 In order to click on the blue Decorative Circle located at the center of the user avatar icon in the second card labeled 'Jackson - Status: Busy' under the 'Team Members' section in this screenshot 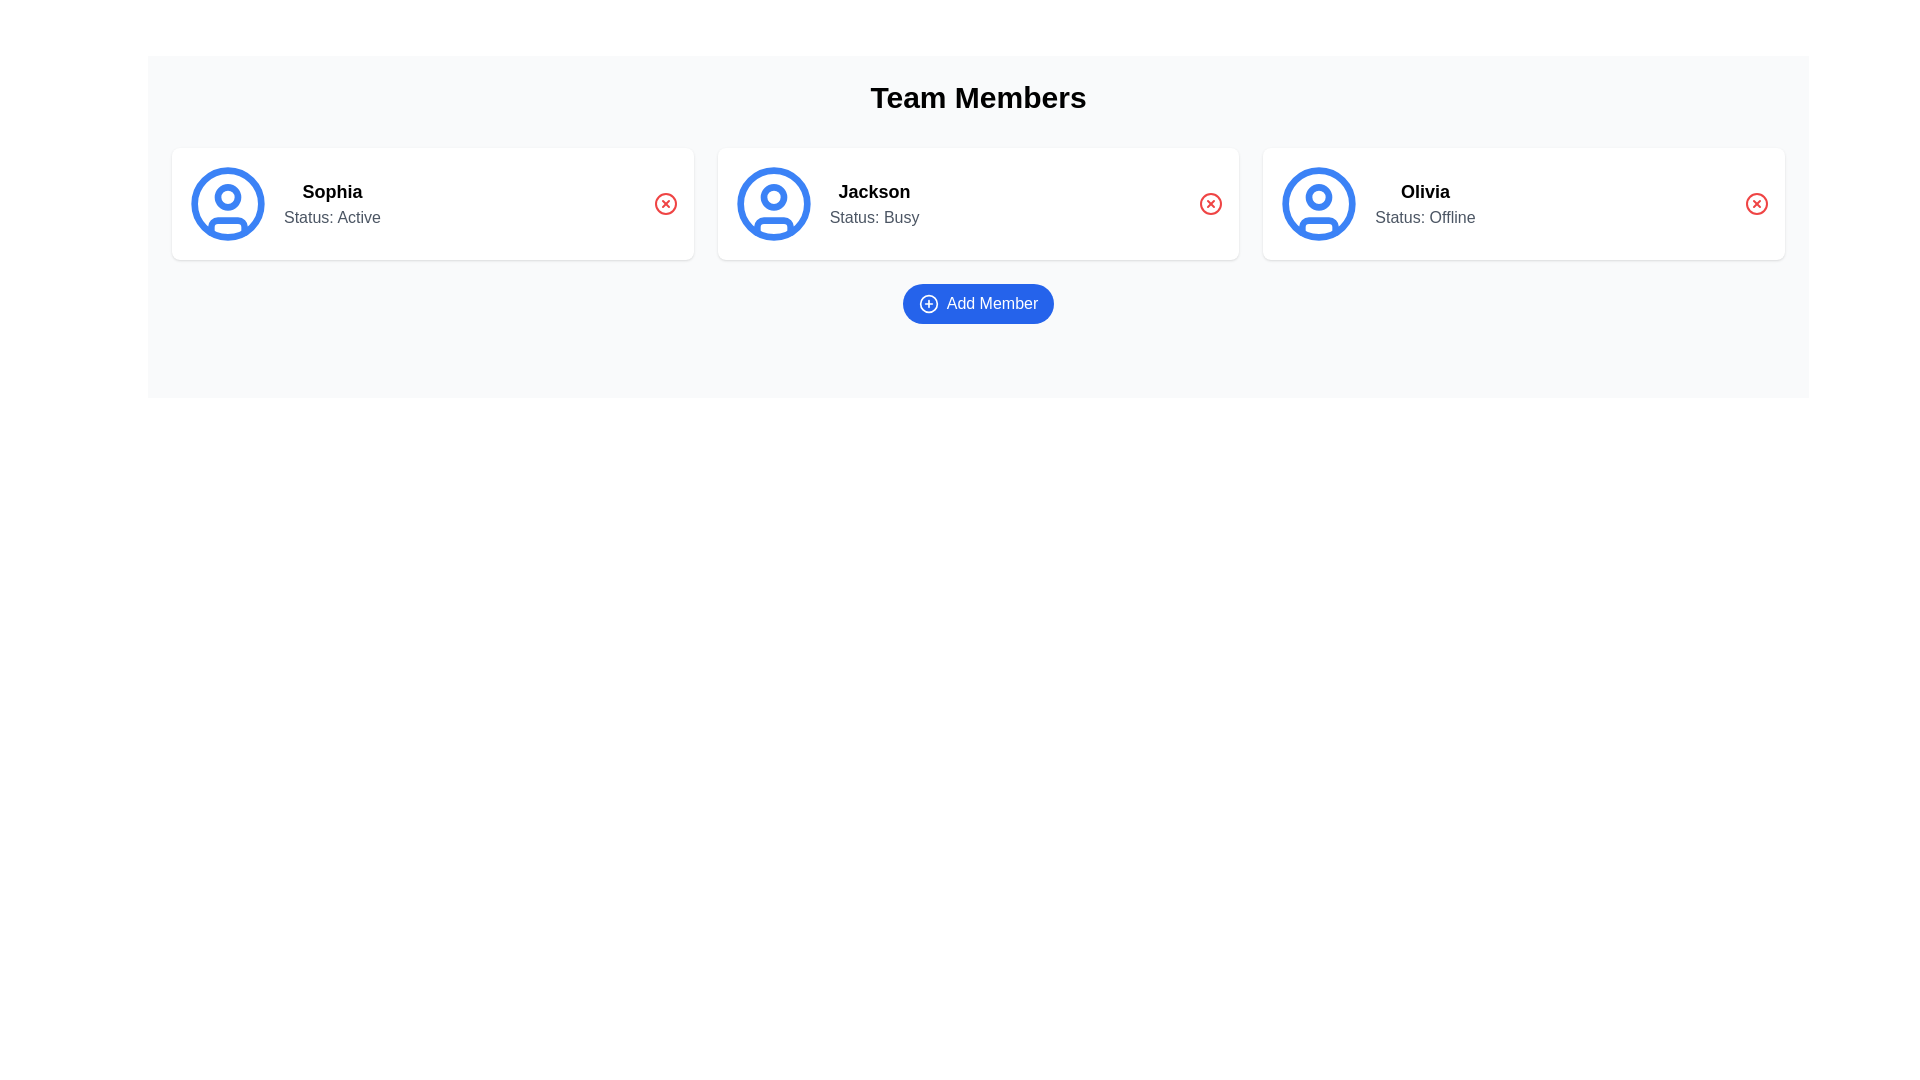, I will do `click(772, 197)`.